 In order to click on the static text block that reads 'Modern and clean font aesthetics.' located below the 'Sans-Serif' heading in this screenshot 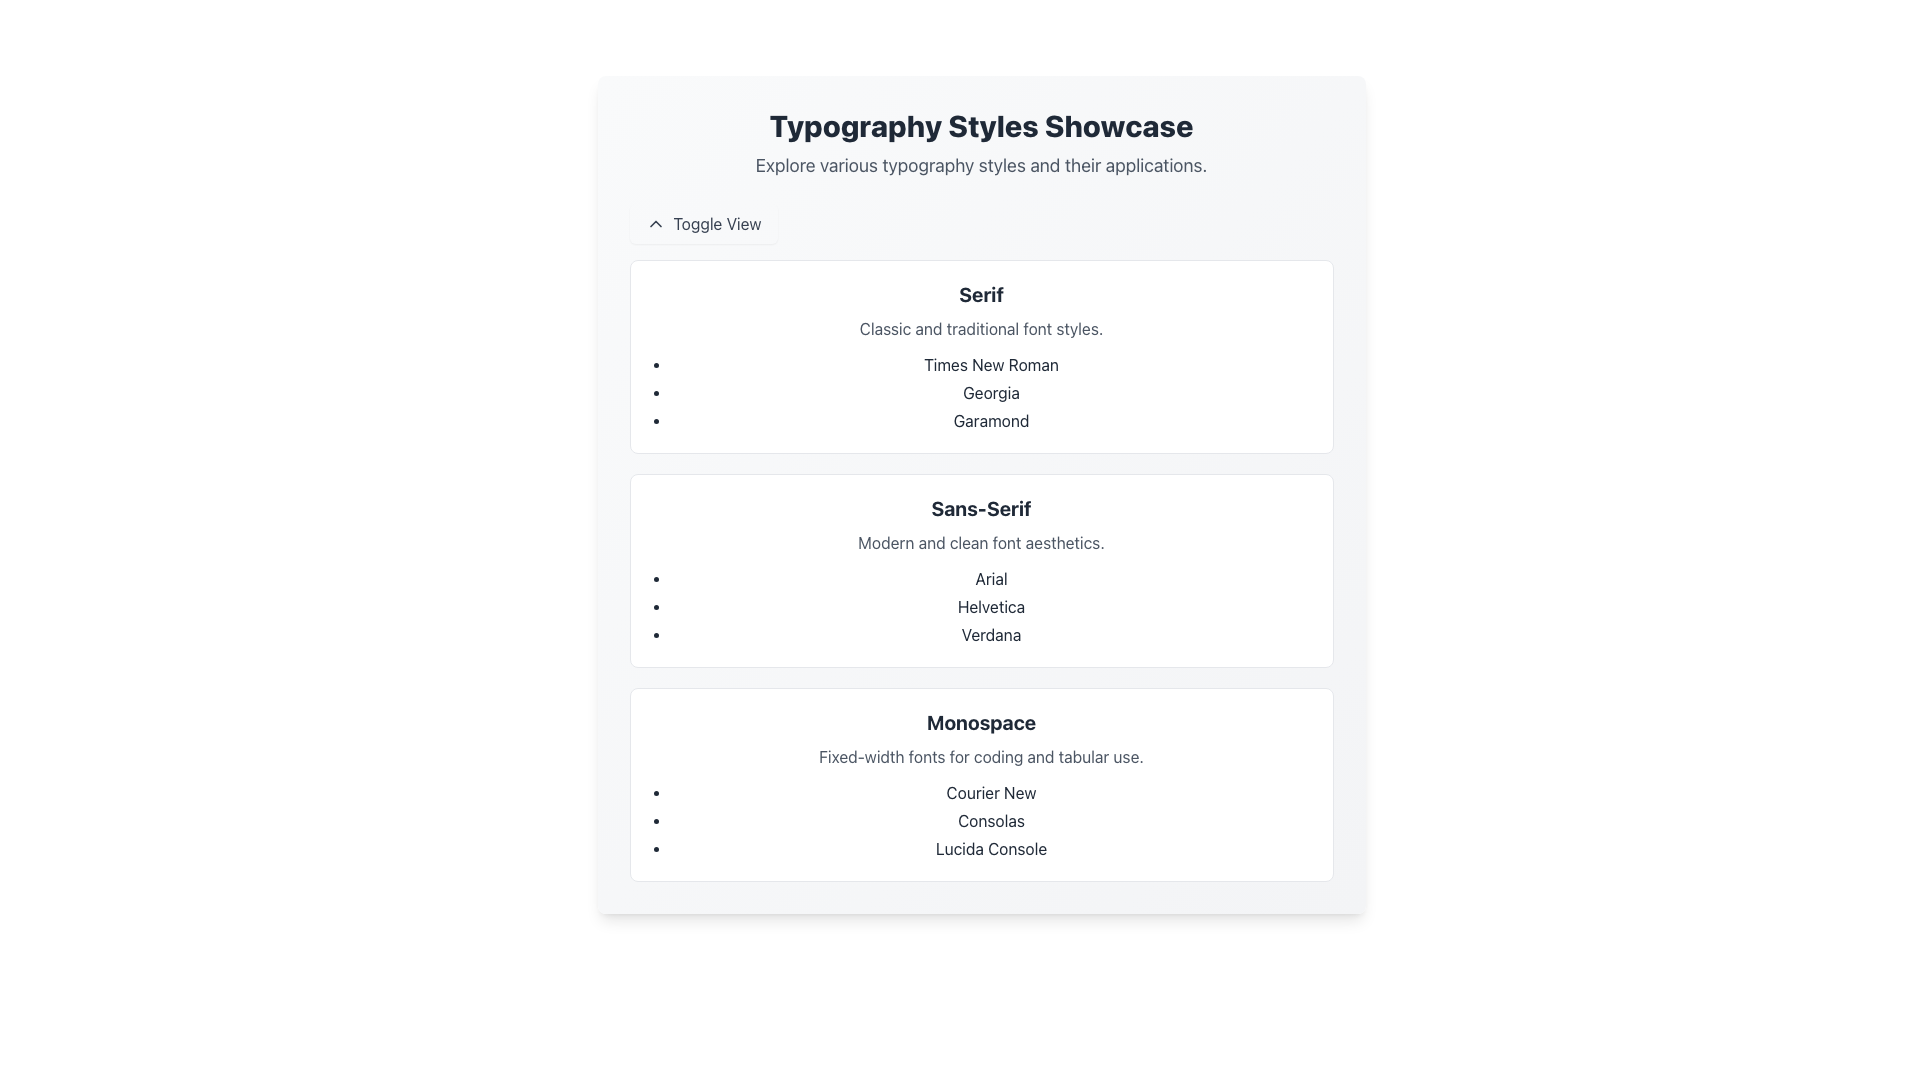, I will do `click(981, 543)`.